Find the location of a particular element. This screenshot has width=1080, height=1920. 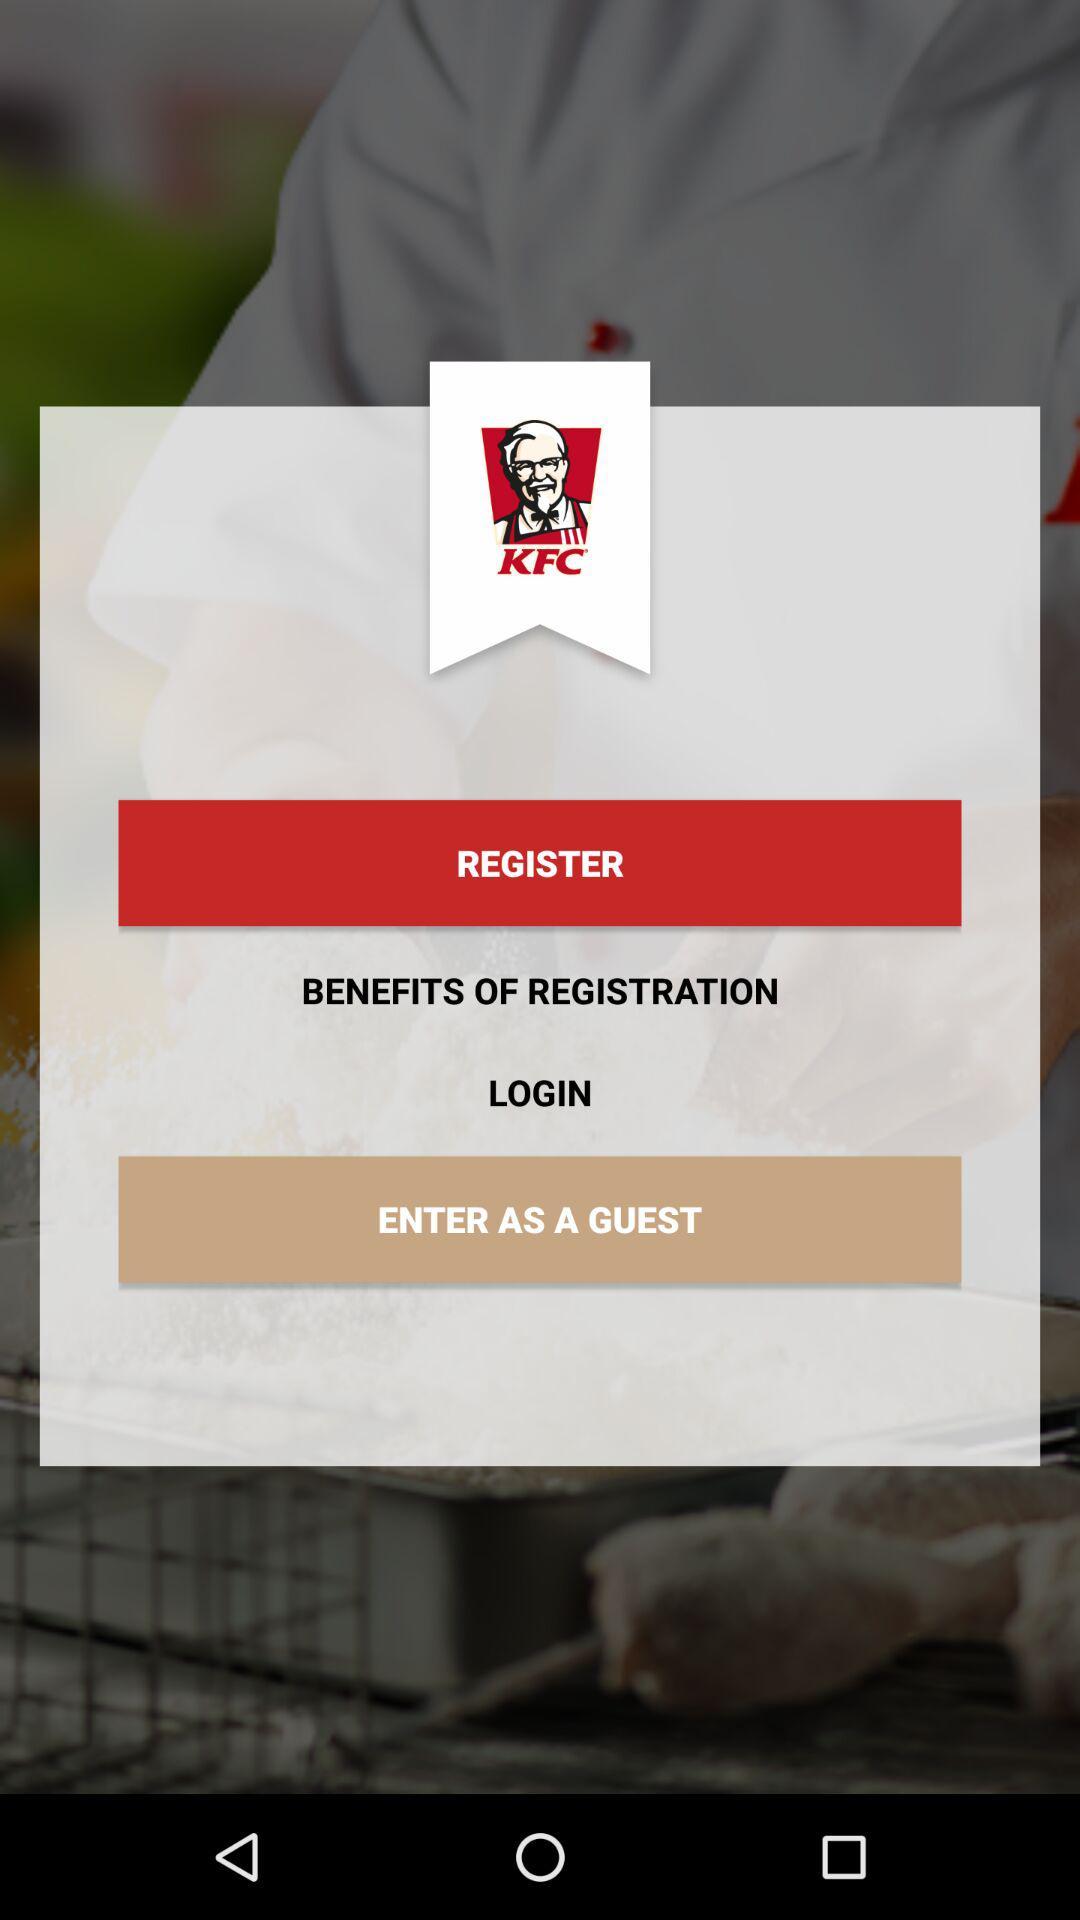

the register icon is located at coordinates (540, 863).